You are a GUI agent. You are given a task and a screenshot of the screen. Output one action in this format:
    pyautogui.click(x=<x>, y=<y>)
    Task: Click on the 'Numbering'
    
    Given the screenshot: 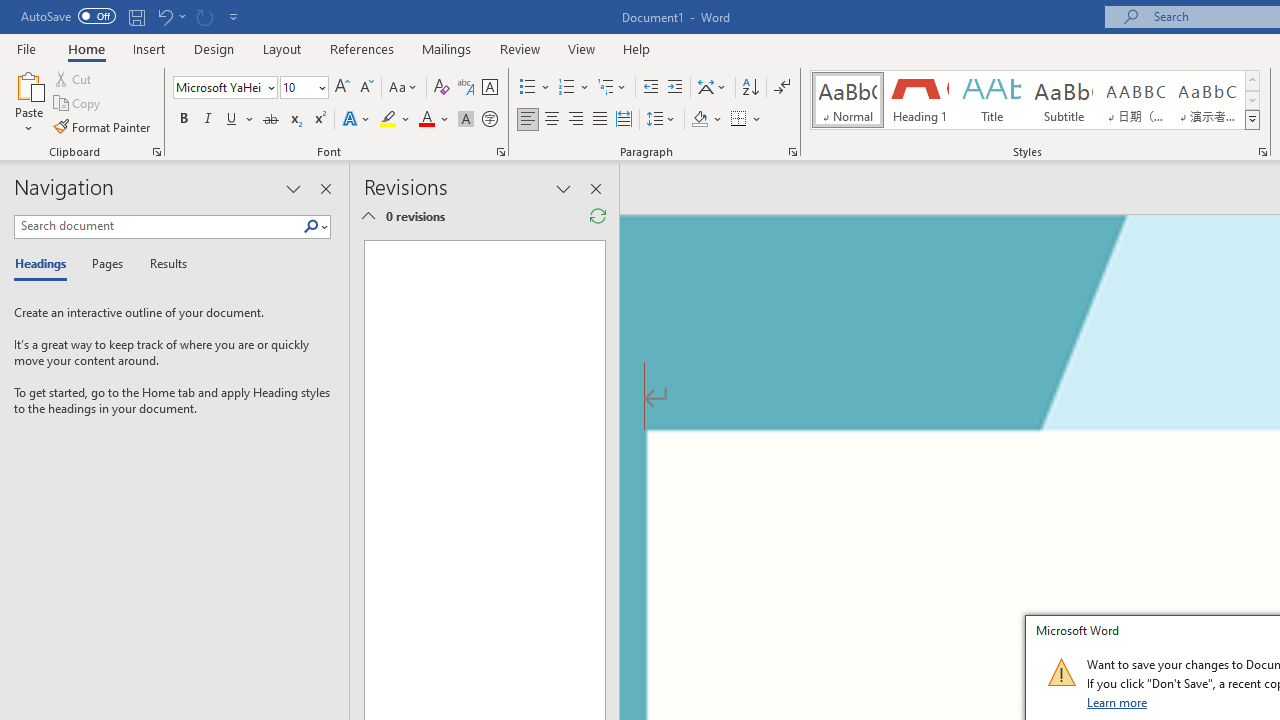 What is the action you would take?
    pyautogui.click(x=573, y=86)
    